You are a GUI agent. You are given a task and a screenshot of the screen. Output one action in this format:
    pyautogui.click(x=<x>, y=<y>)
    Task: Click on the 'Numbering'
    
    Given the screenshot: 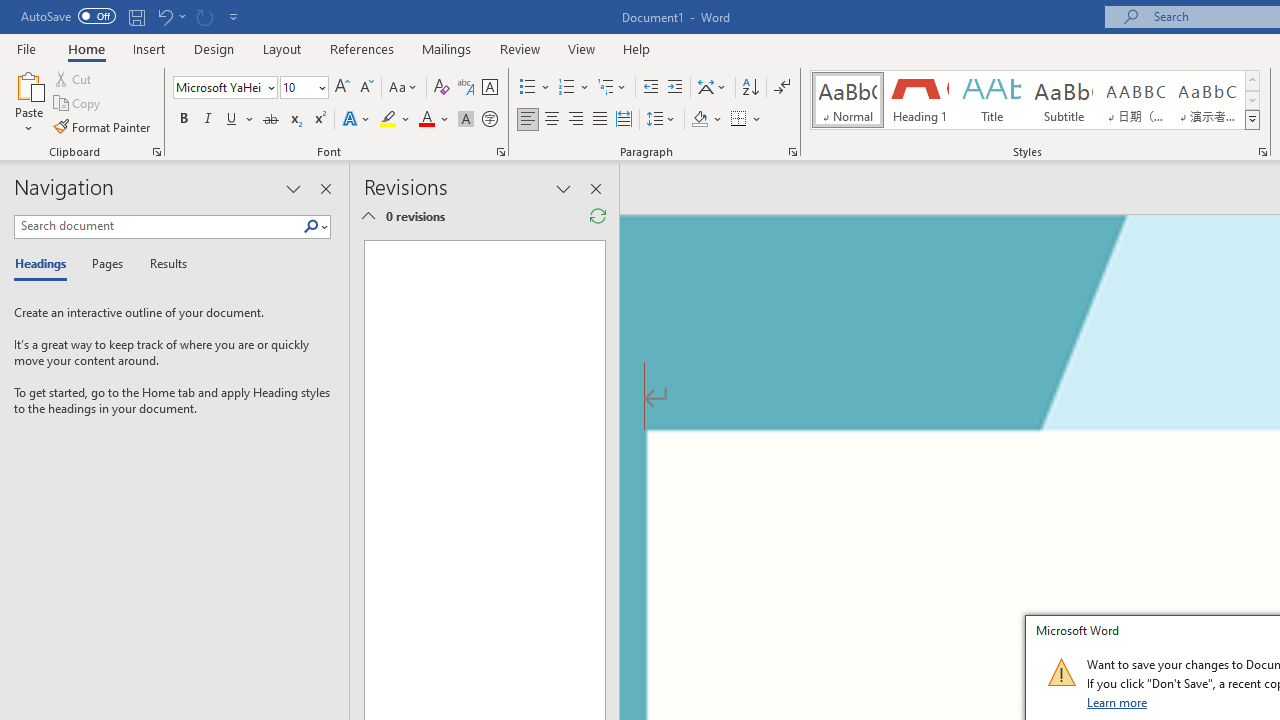 What is the action you would take?
    pyautogui.click(x=573, y=86)
    